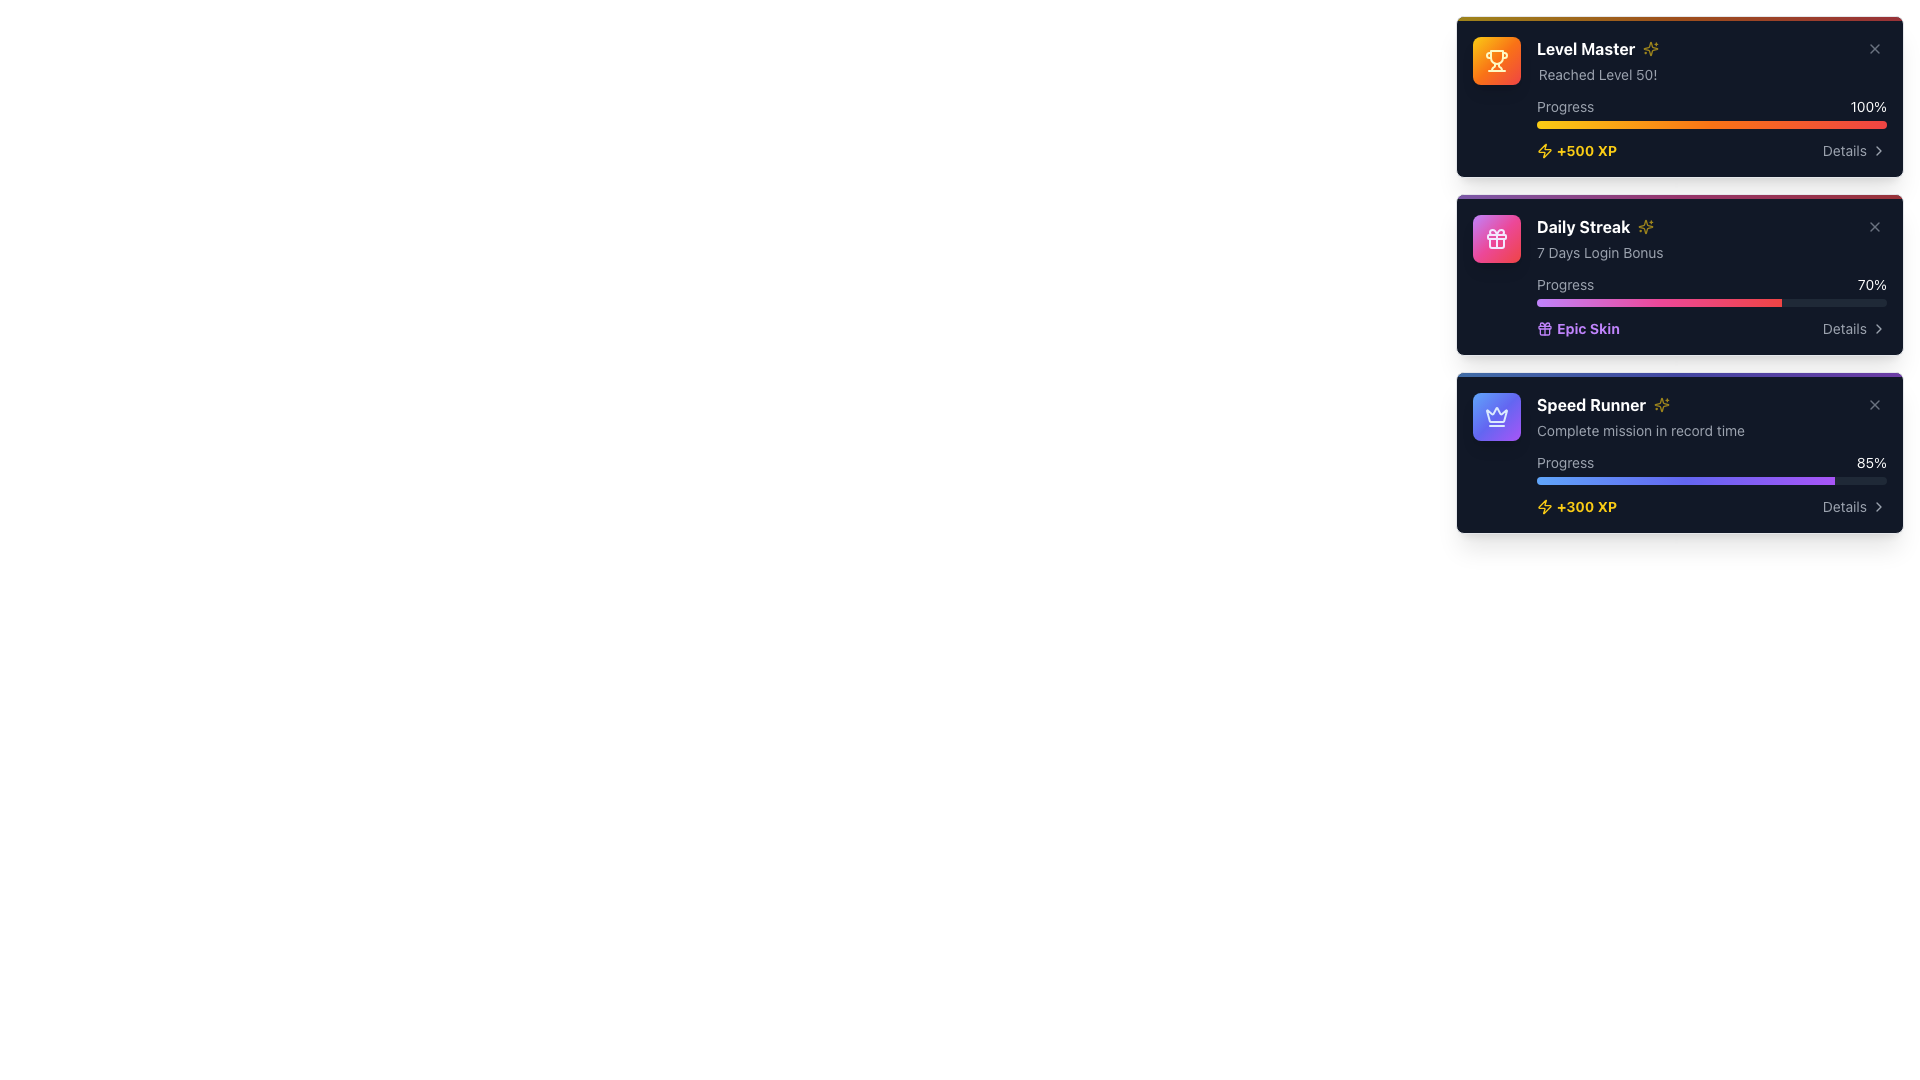  I want to click on the Decorative SVG icon located in the upper-right section of the 'Level Master' notification card to enhance visual appeal, so click(1651, 48).